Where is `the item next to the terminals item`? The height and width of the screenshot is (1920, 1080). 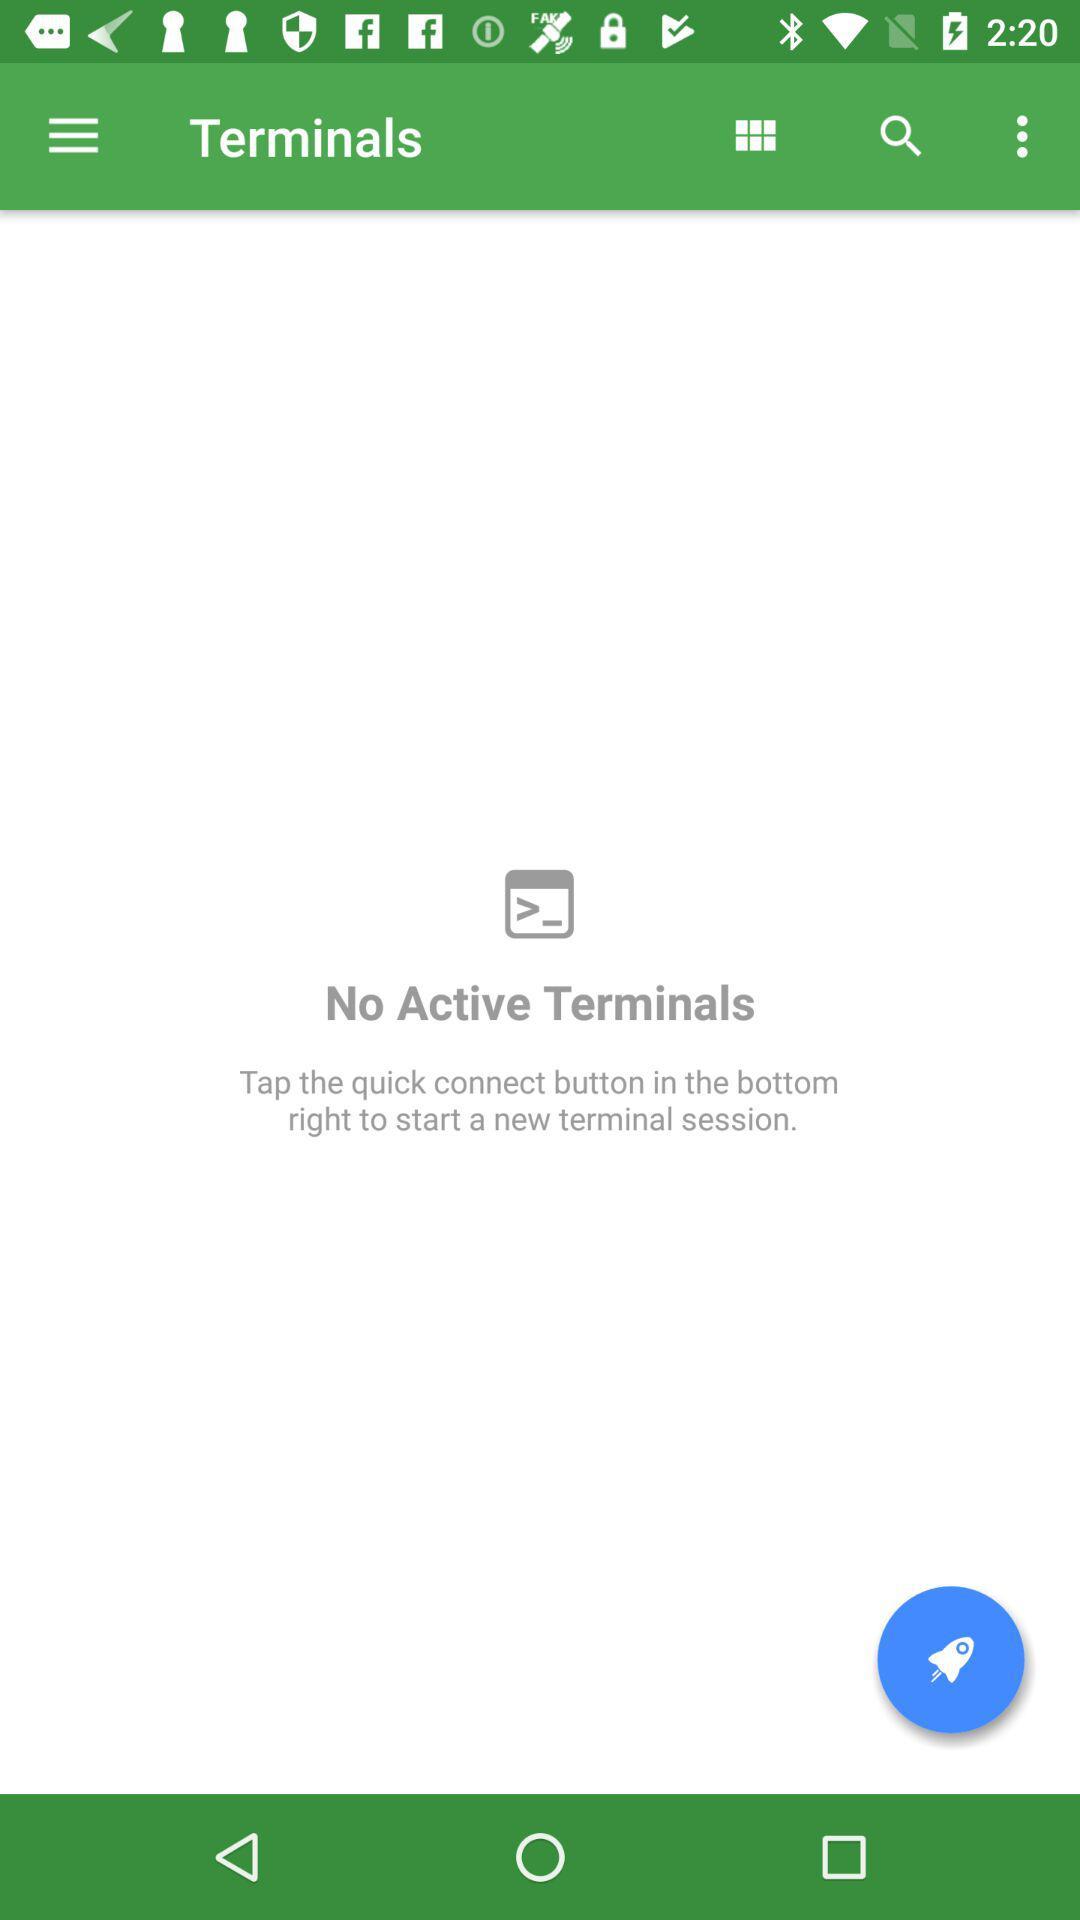
the item next to the terminals item is located at coordinates (754, 135).